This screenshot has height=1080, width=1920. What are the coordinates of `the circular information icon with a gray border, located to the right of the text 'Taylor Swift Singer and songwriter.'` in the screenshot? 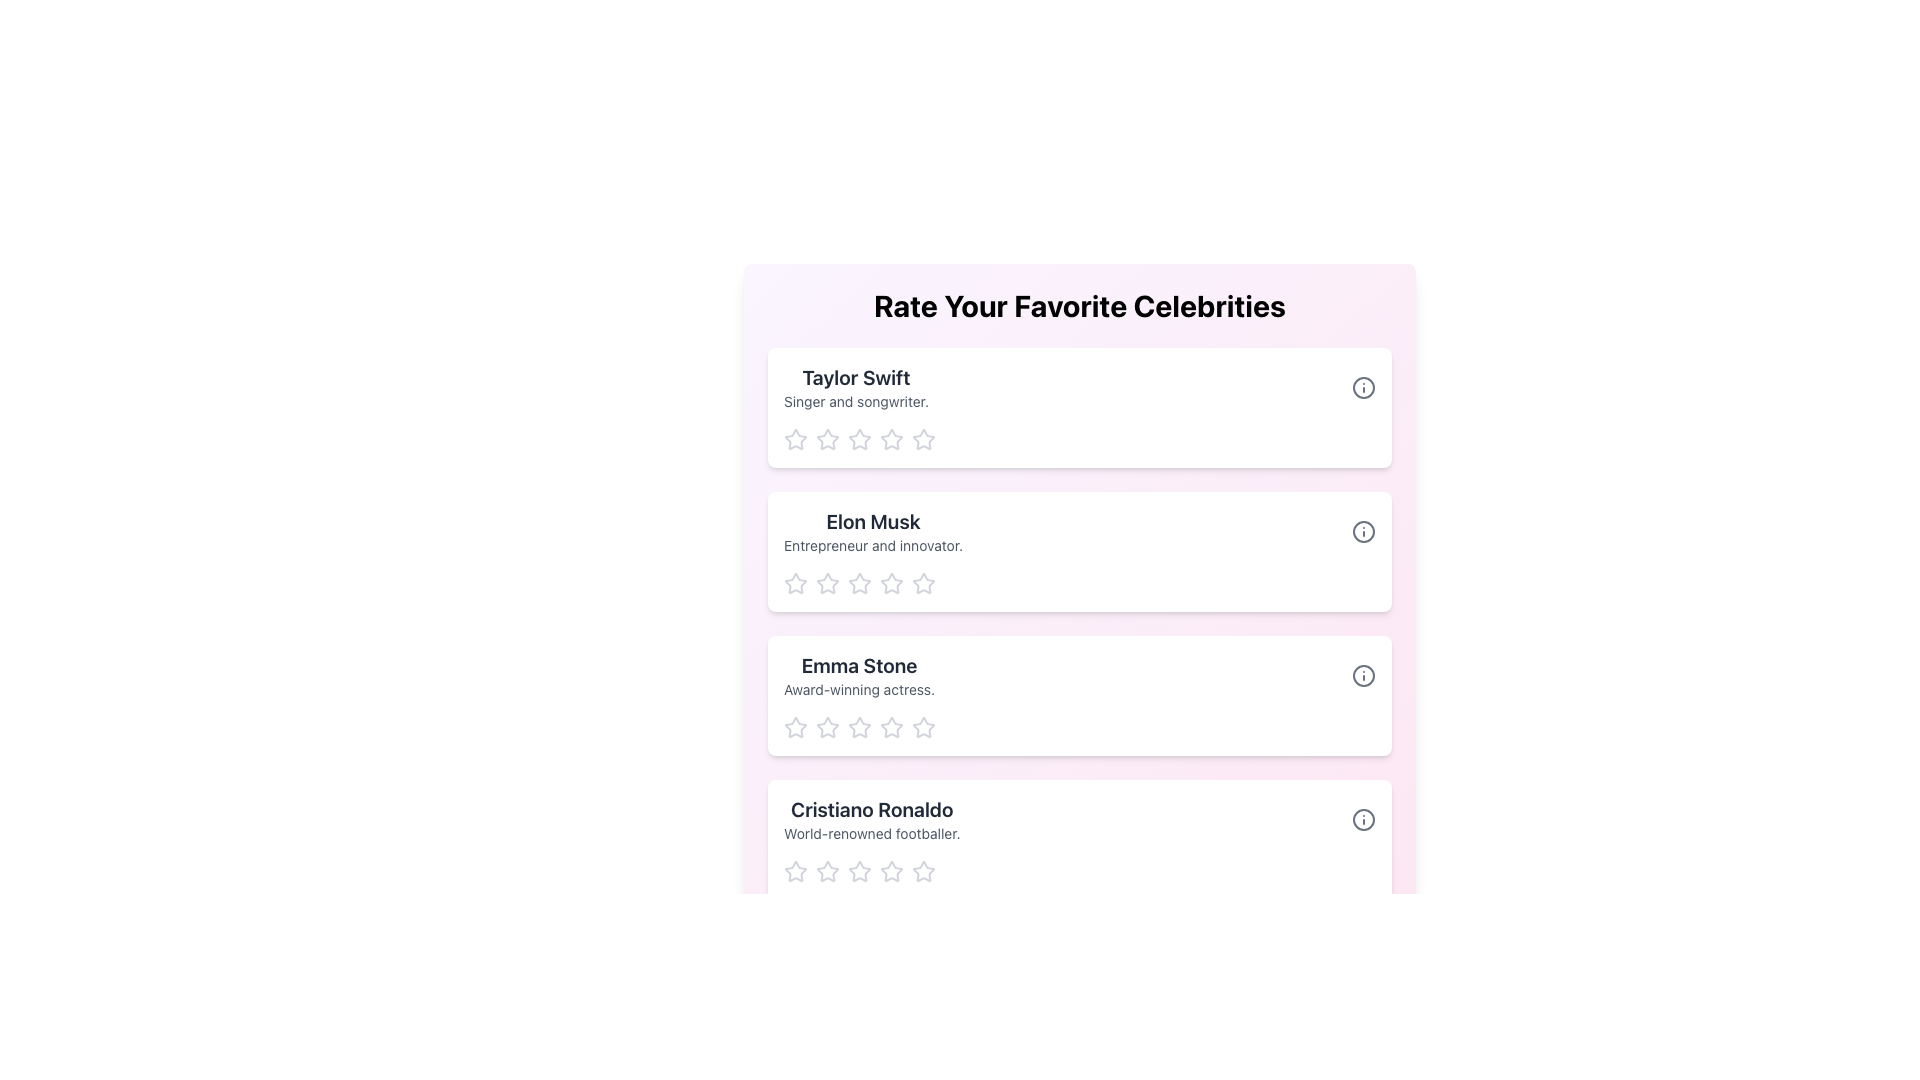 It's located at (1362, 388).